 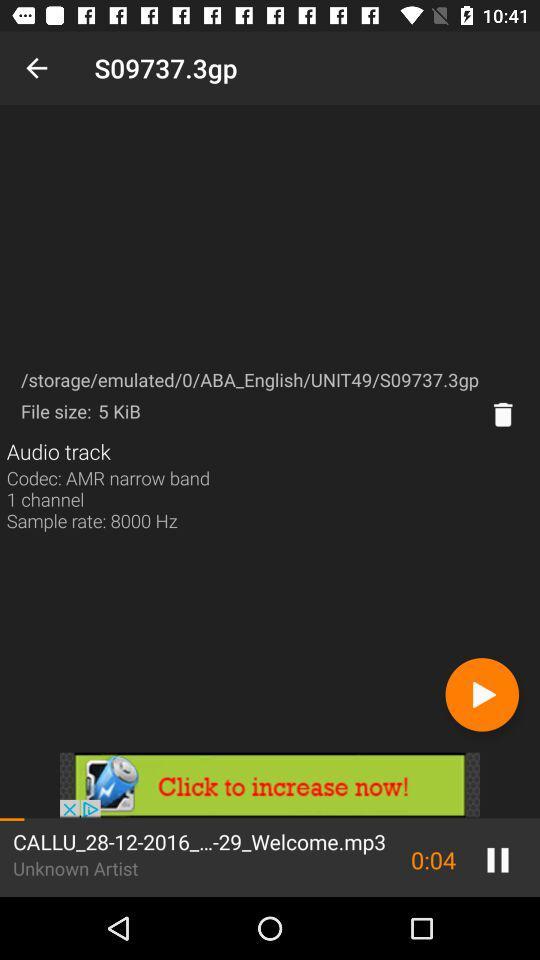 What do you see at coordinates (270, 785) in the screenshot?
I see `open advertisement` at bounding box center [270, 785].